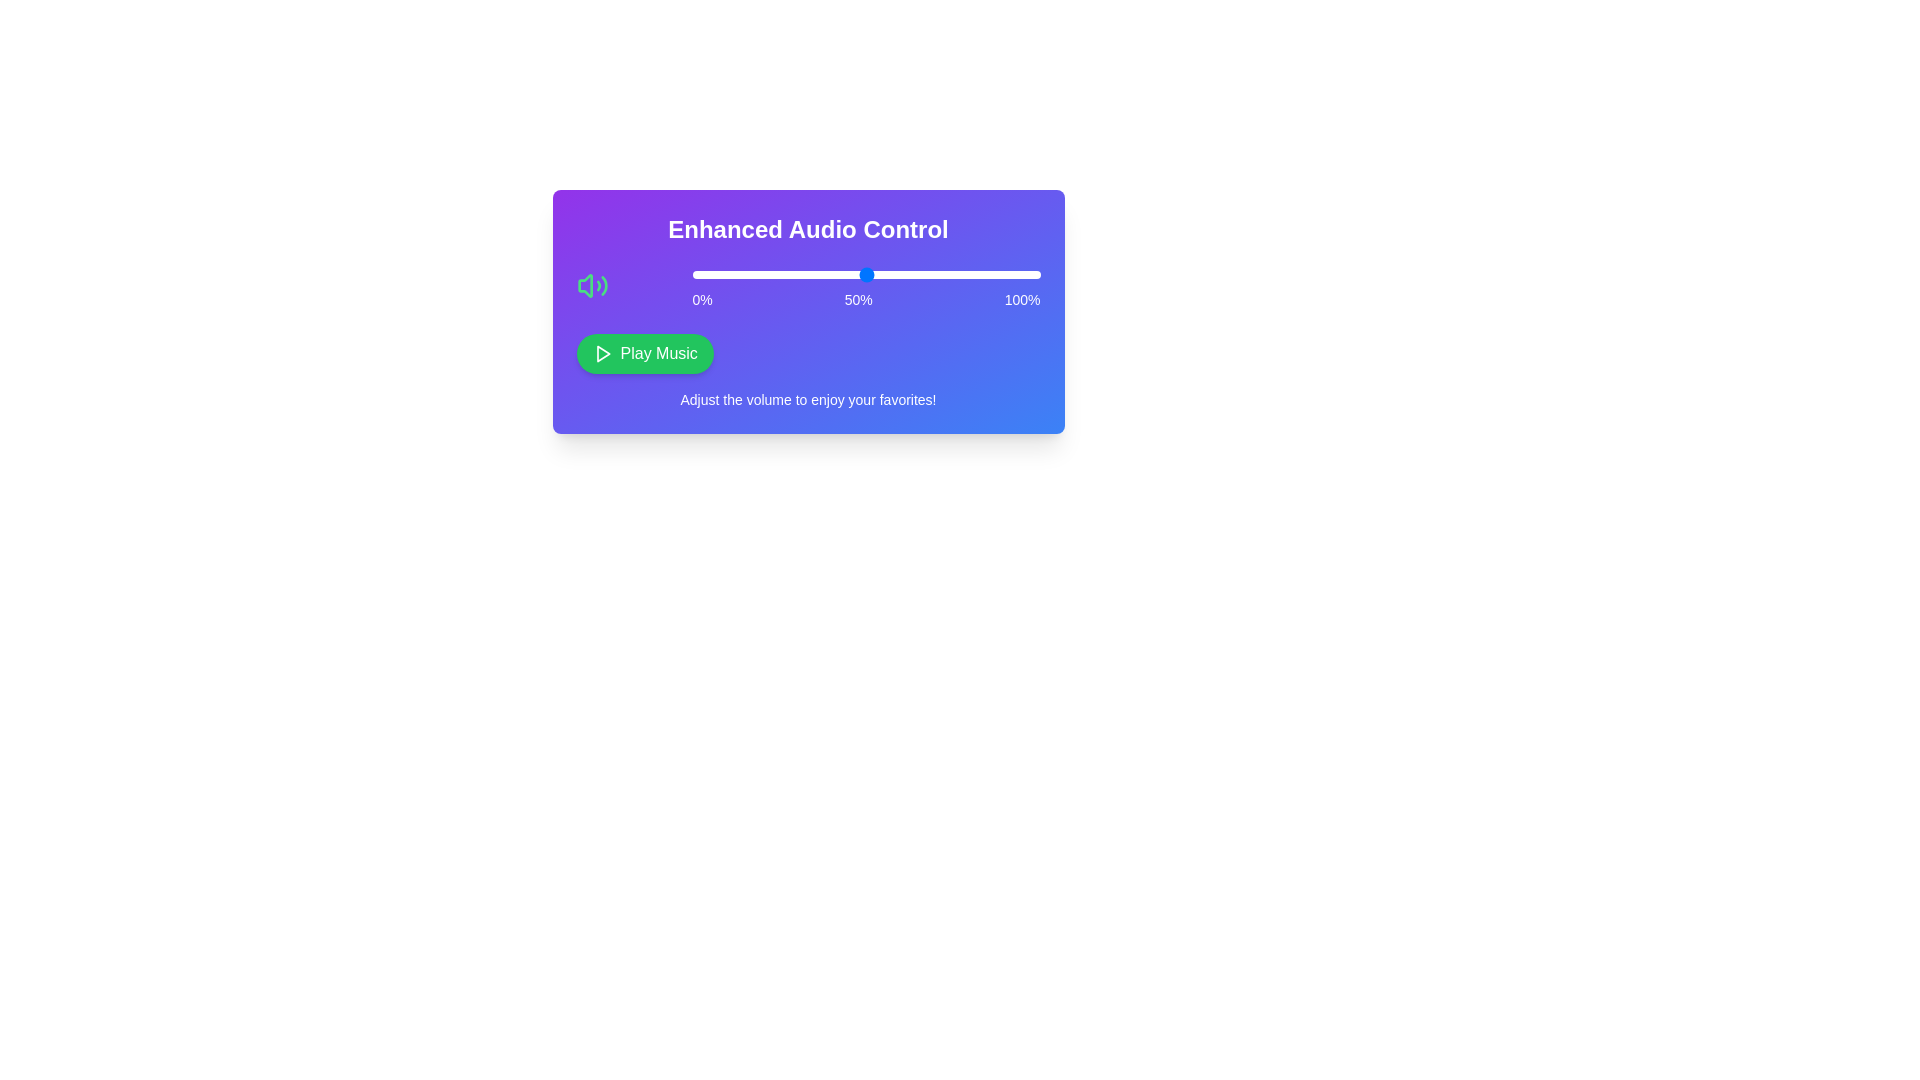  Describe the element at coordinates (644, 353) in the screenshot. I see `the 'Play Music' button to initiate music playback` at that location.